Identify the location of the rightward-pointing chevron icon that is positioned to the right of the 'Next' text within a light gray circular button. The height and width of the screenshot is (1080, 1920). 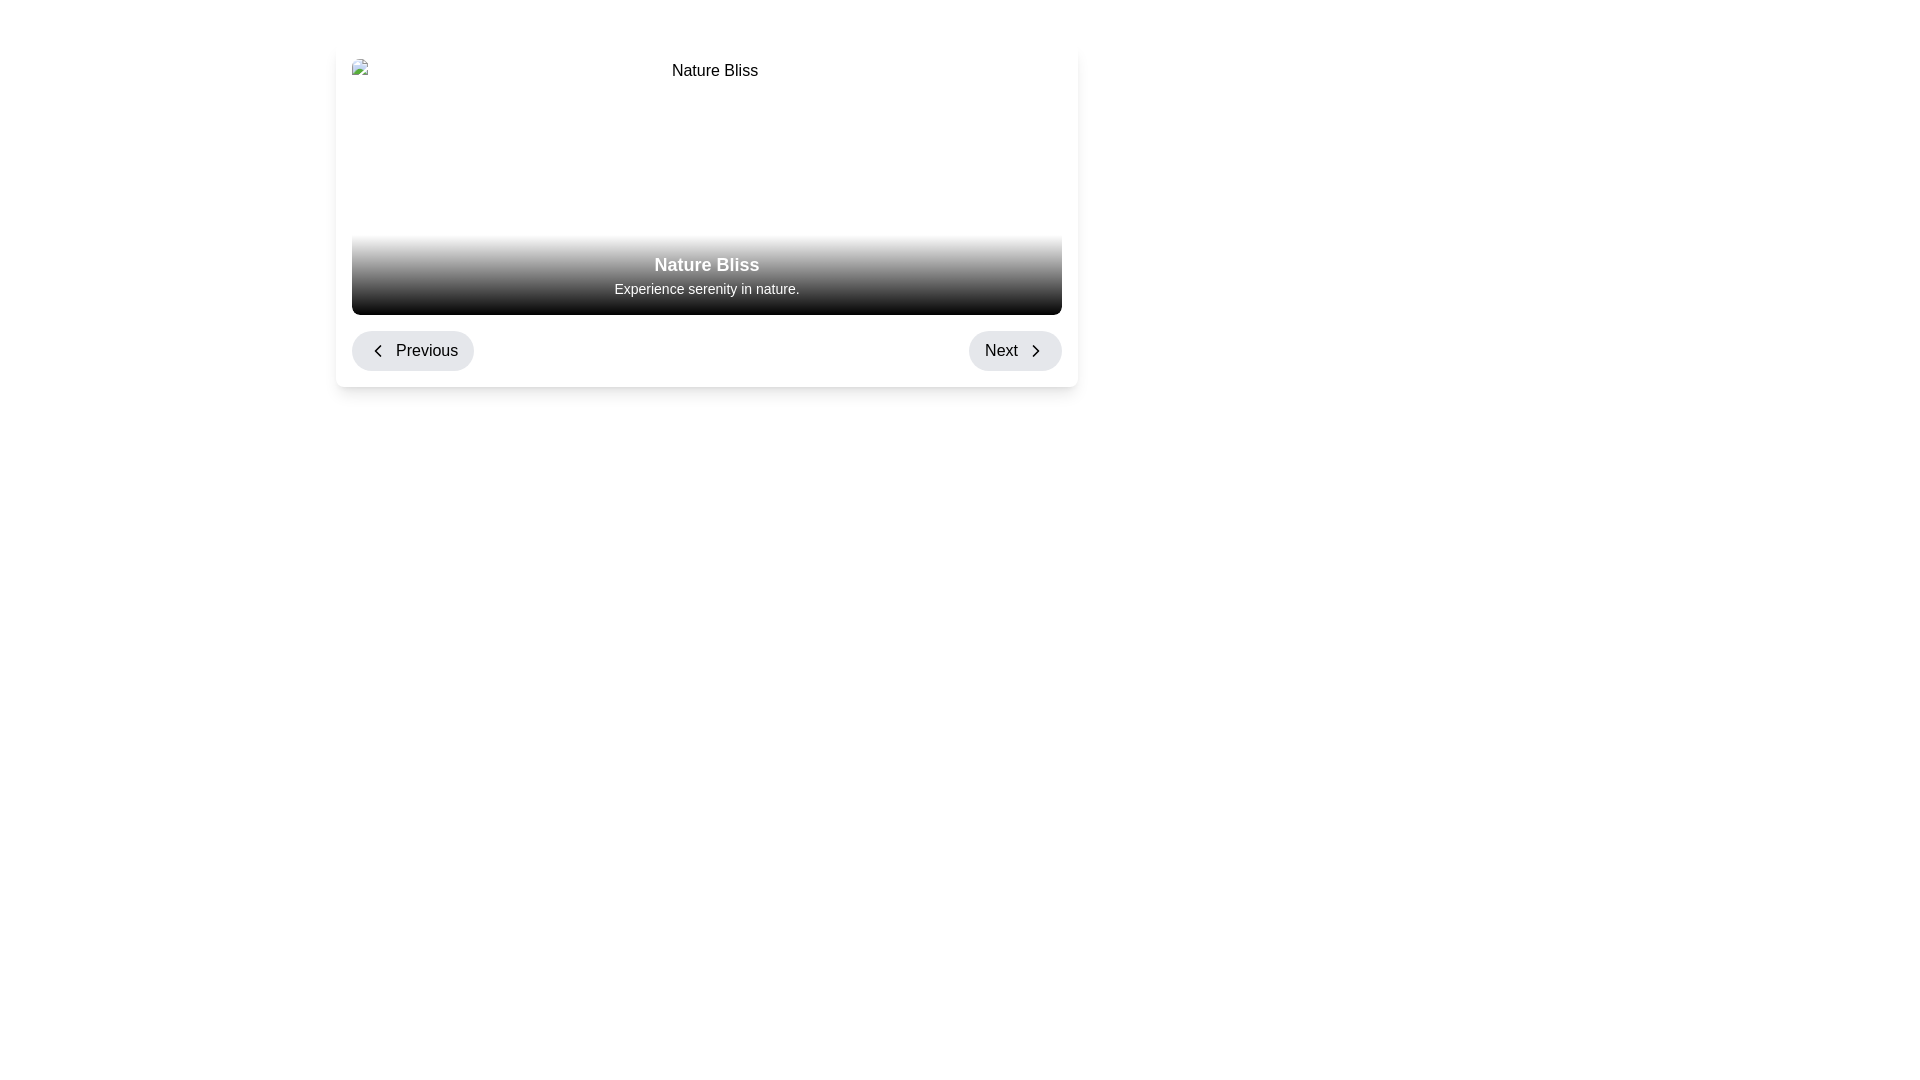
(1036, 350).